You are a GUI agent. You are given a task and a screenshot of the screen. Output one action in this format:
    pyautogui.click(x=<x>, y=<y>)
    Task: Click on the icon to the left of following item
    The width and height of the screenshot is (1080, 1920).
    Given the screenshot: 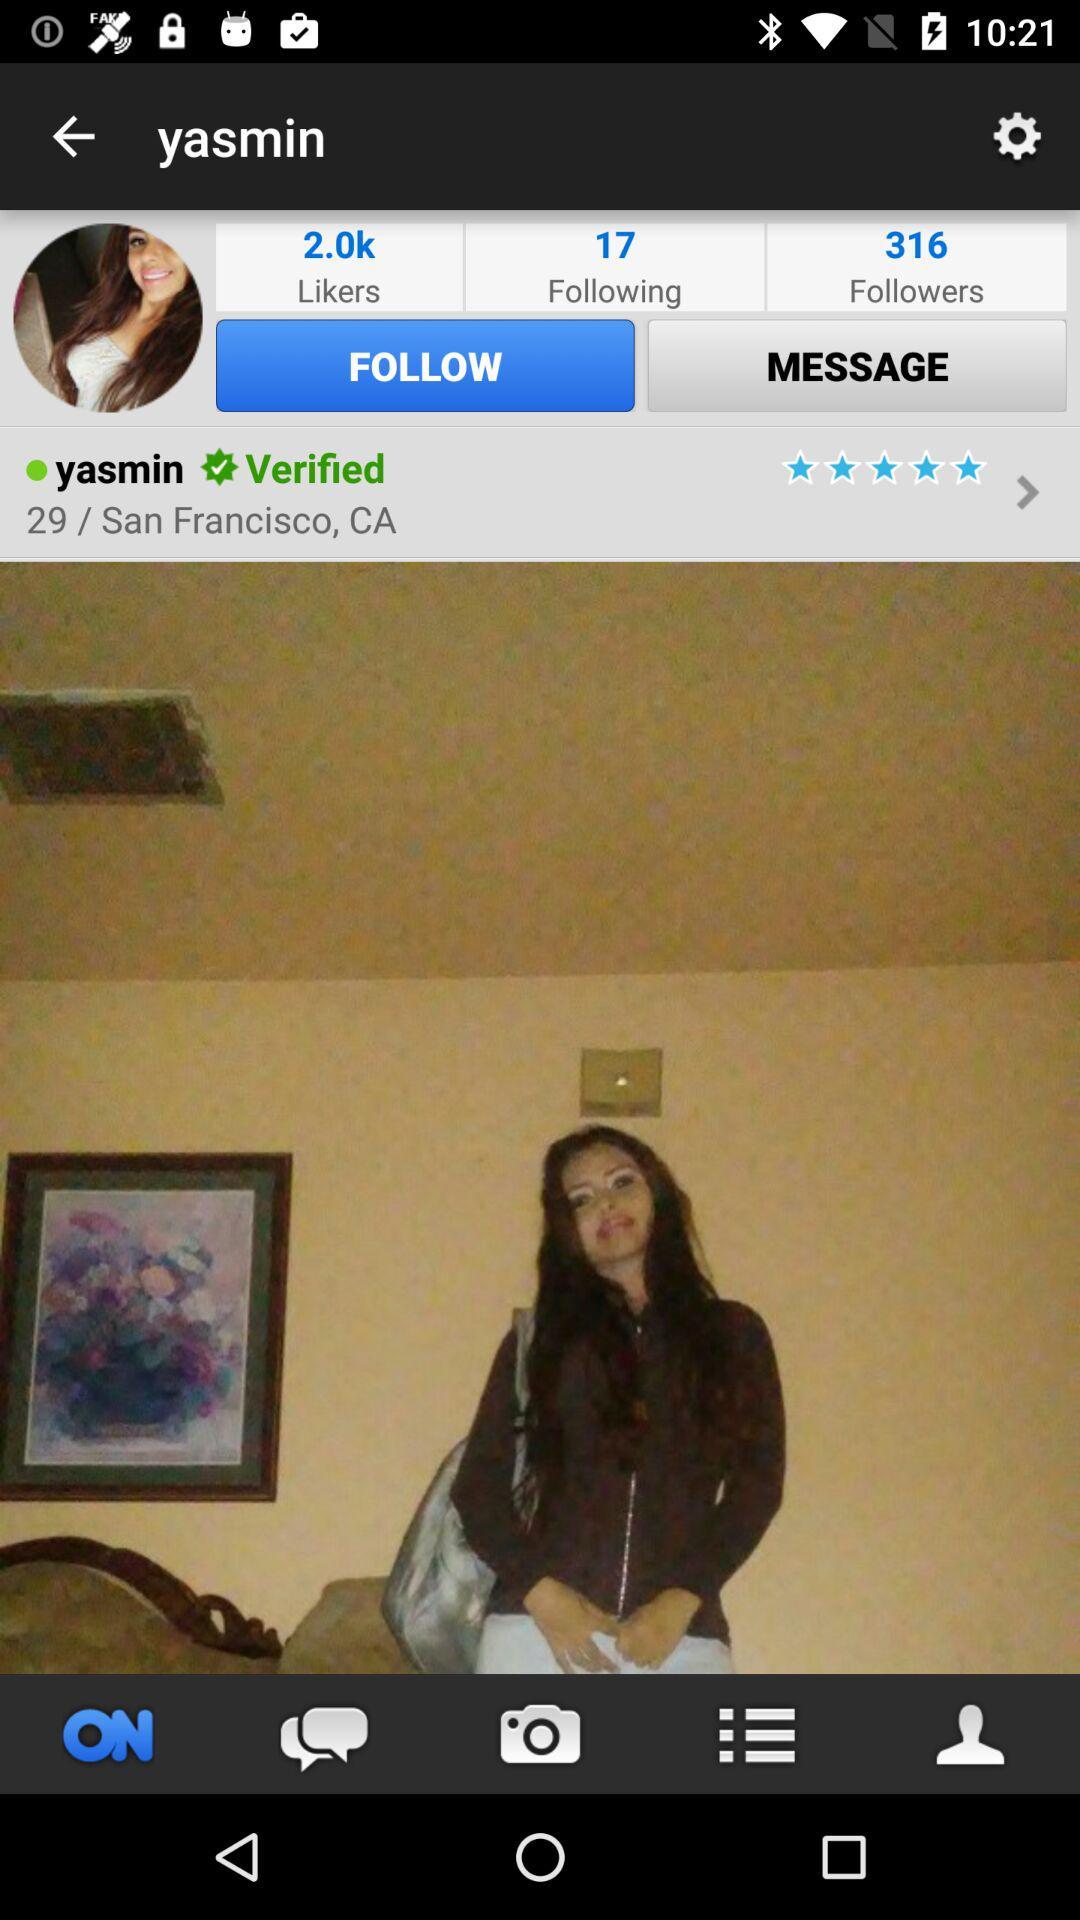 What is the action you would take?
    pyautogui.click(x=338, y=242)
    